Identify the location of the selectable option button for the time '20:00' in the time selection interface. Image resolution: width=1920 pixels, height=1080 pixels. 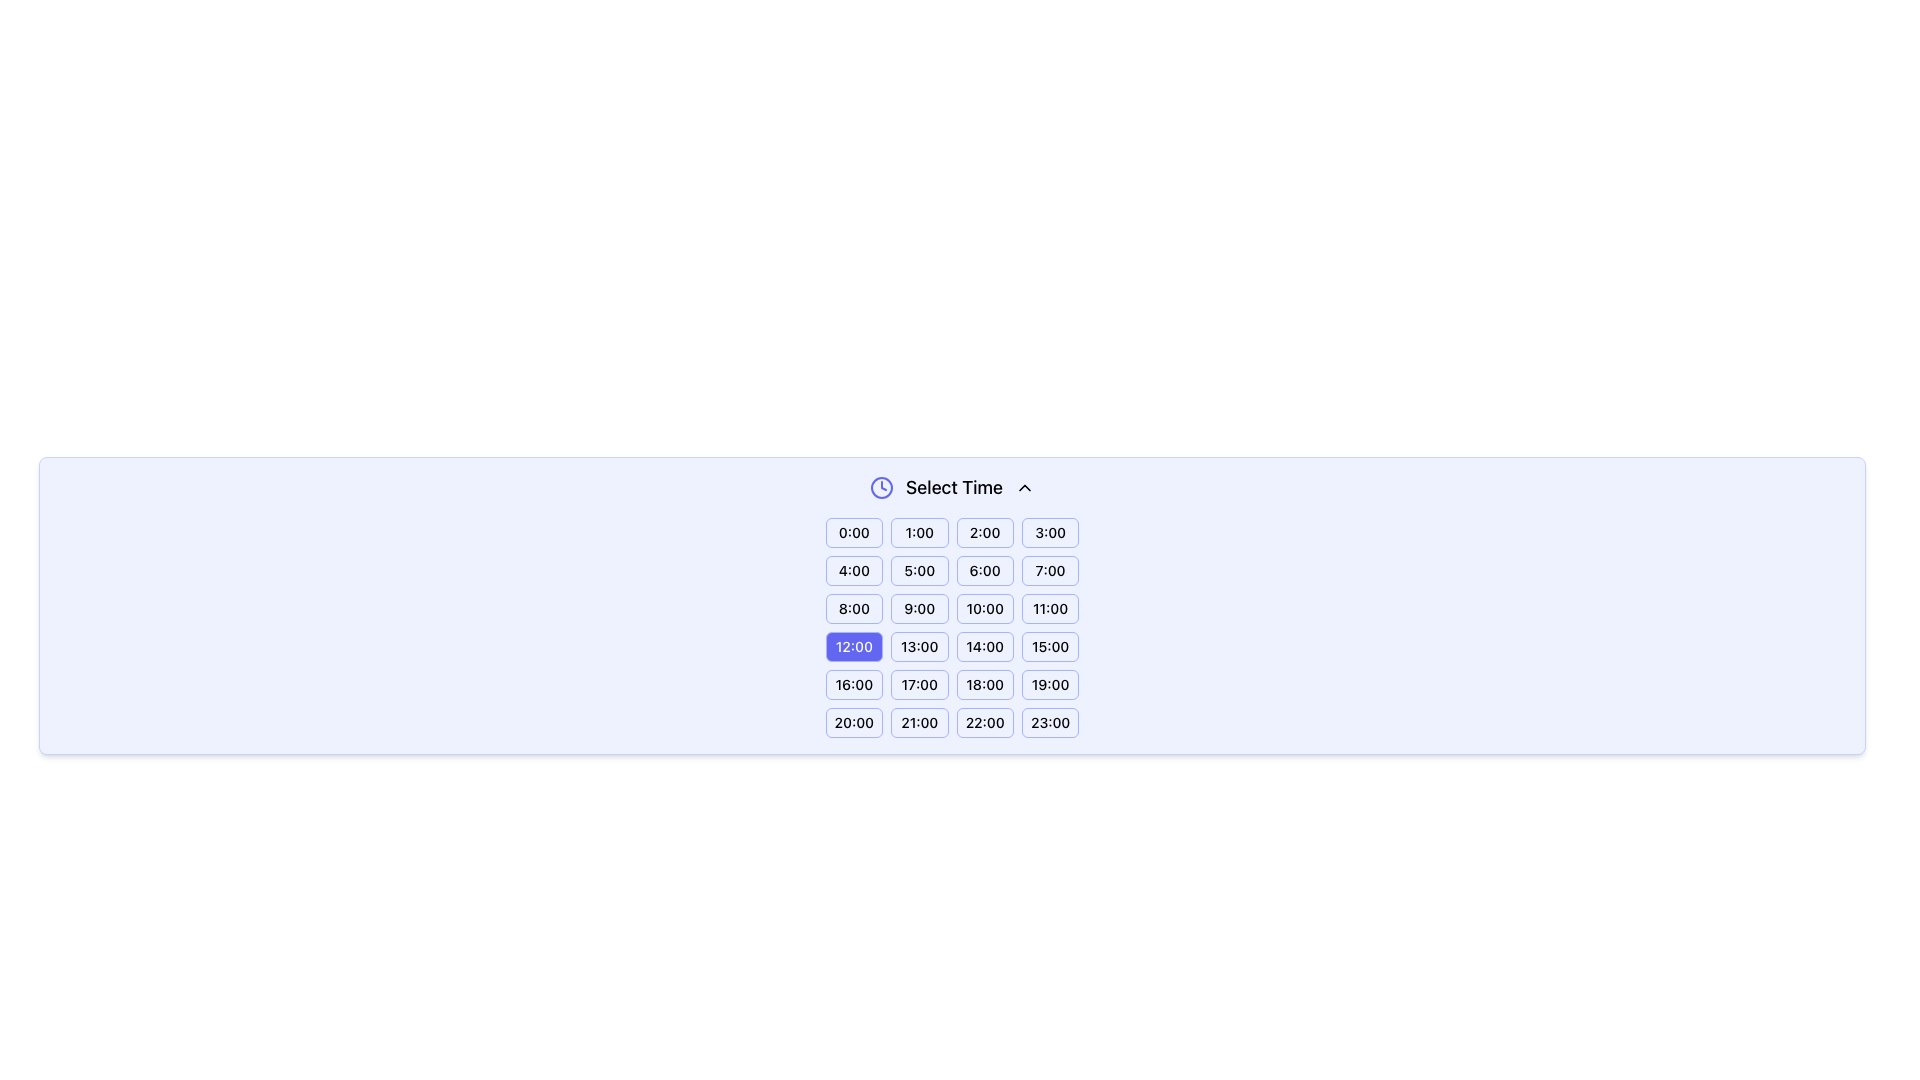
(854, 722).